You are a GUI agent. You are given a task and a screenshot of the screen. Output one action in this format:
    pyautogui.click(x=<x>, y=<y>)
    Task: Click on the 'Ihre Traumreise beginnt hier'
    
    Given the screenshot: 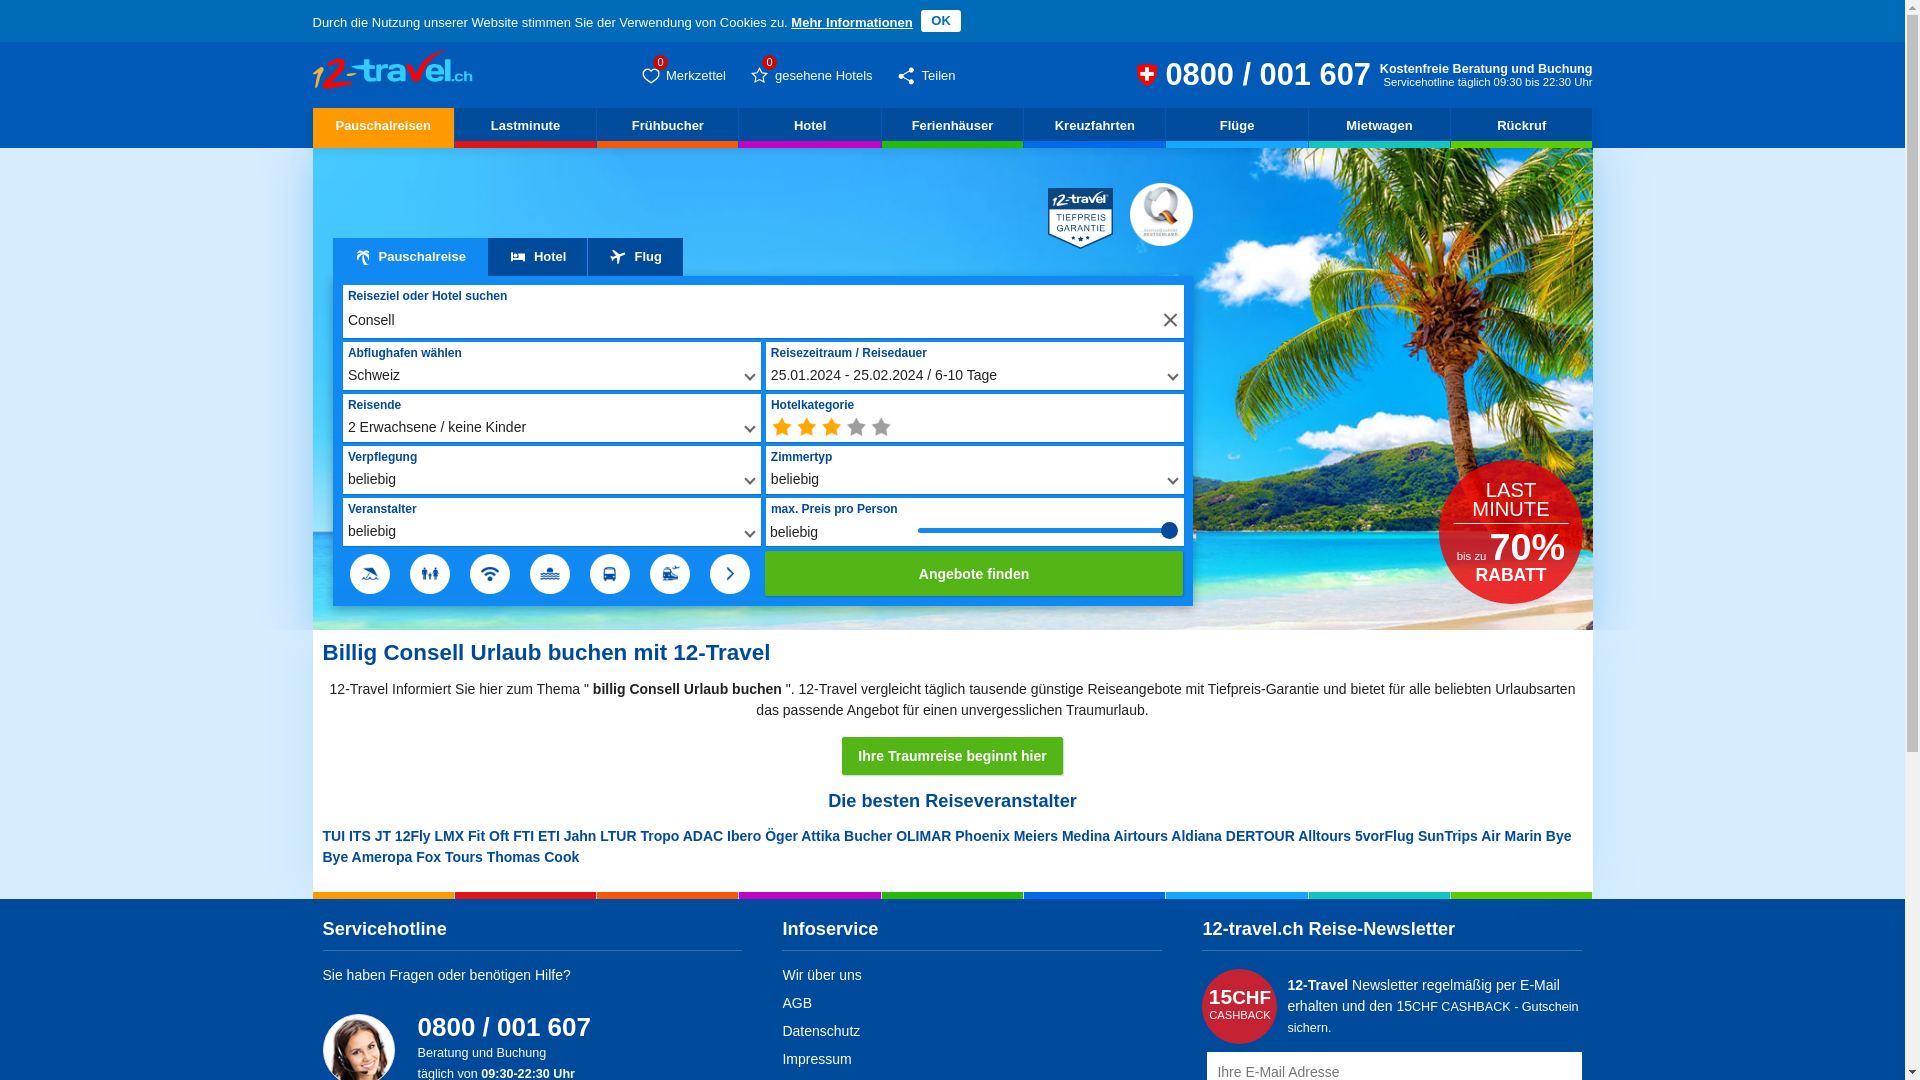 What is the action you would take?
    pyautogui.click(x=950, y=756)
    